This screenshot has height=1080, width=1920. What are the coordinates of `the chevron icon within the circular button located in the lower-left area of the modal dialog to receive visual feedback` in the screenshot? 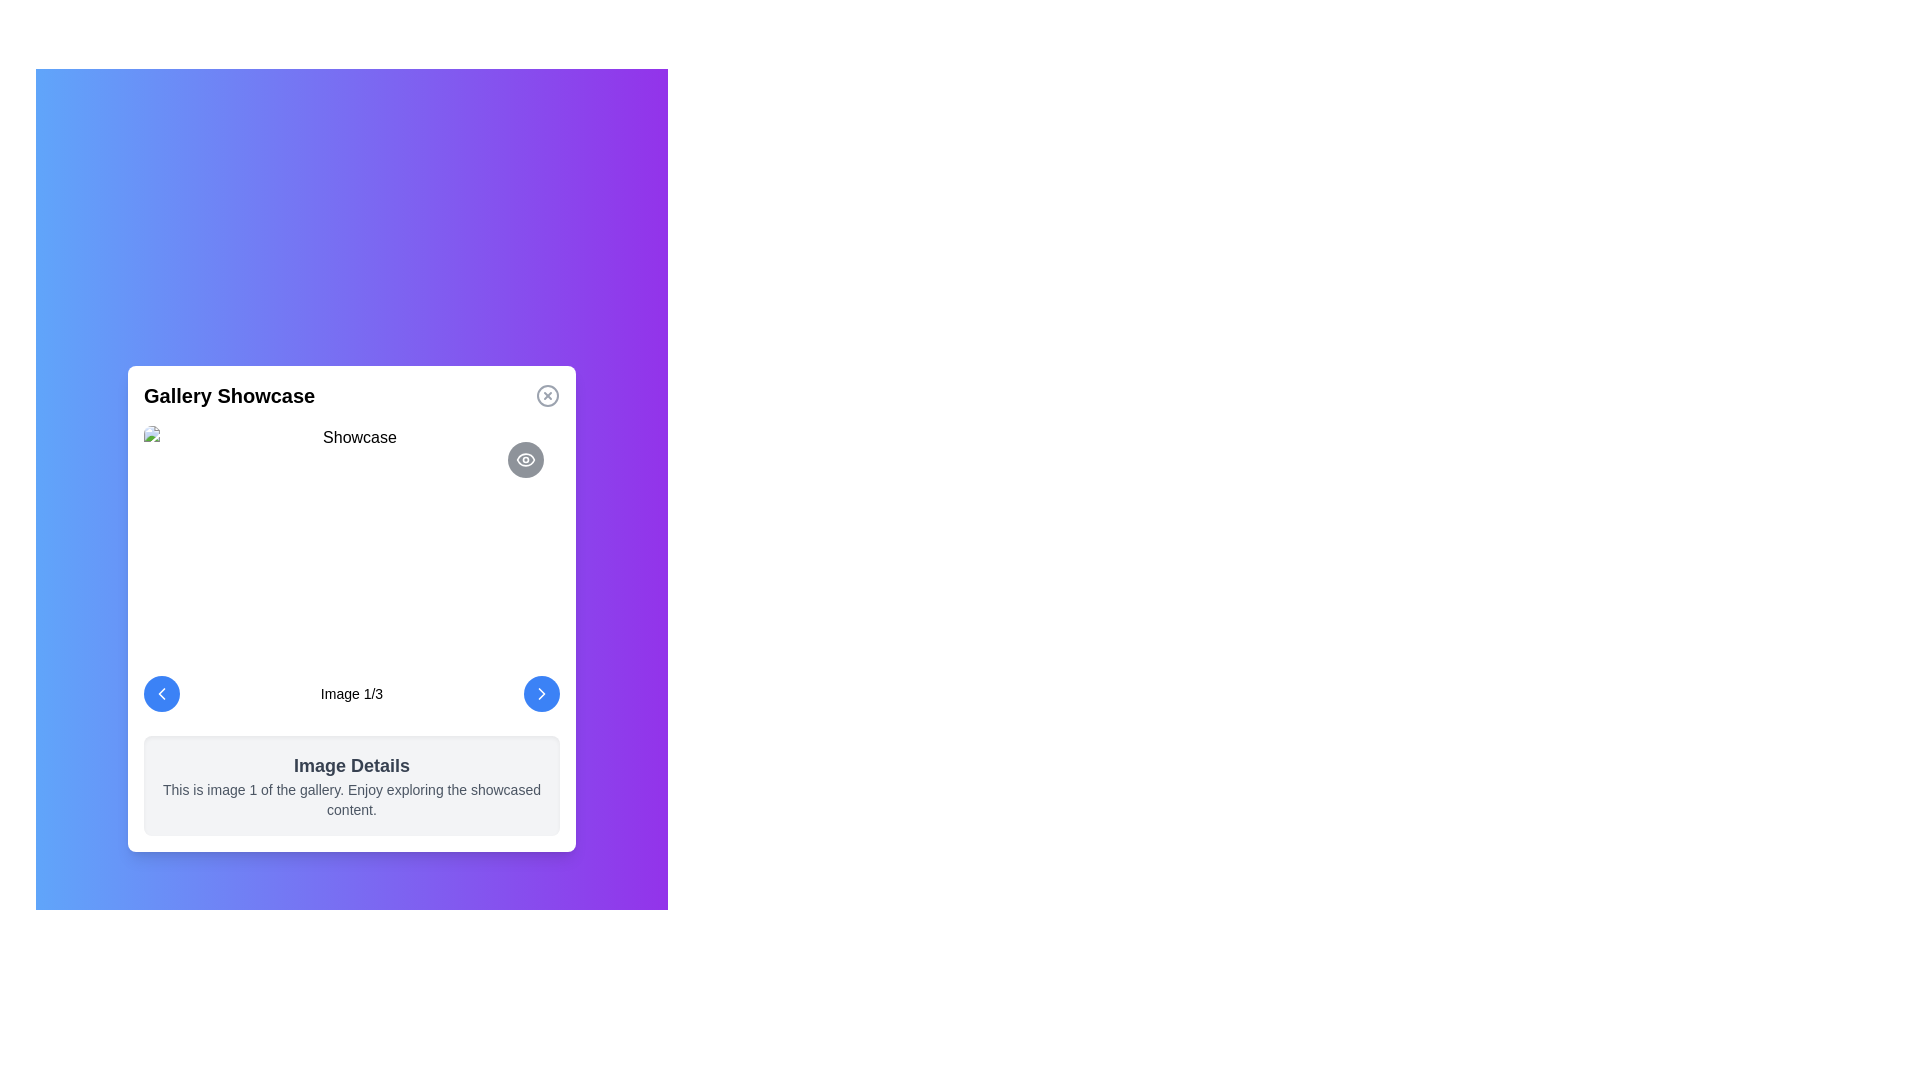 It's located at (162, 693).